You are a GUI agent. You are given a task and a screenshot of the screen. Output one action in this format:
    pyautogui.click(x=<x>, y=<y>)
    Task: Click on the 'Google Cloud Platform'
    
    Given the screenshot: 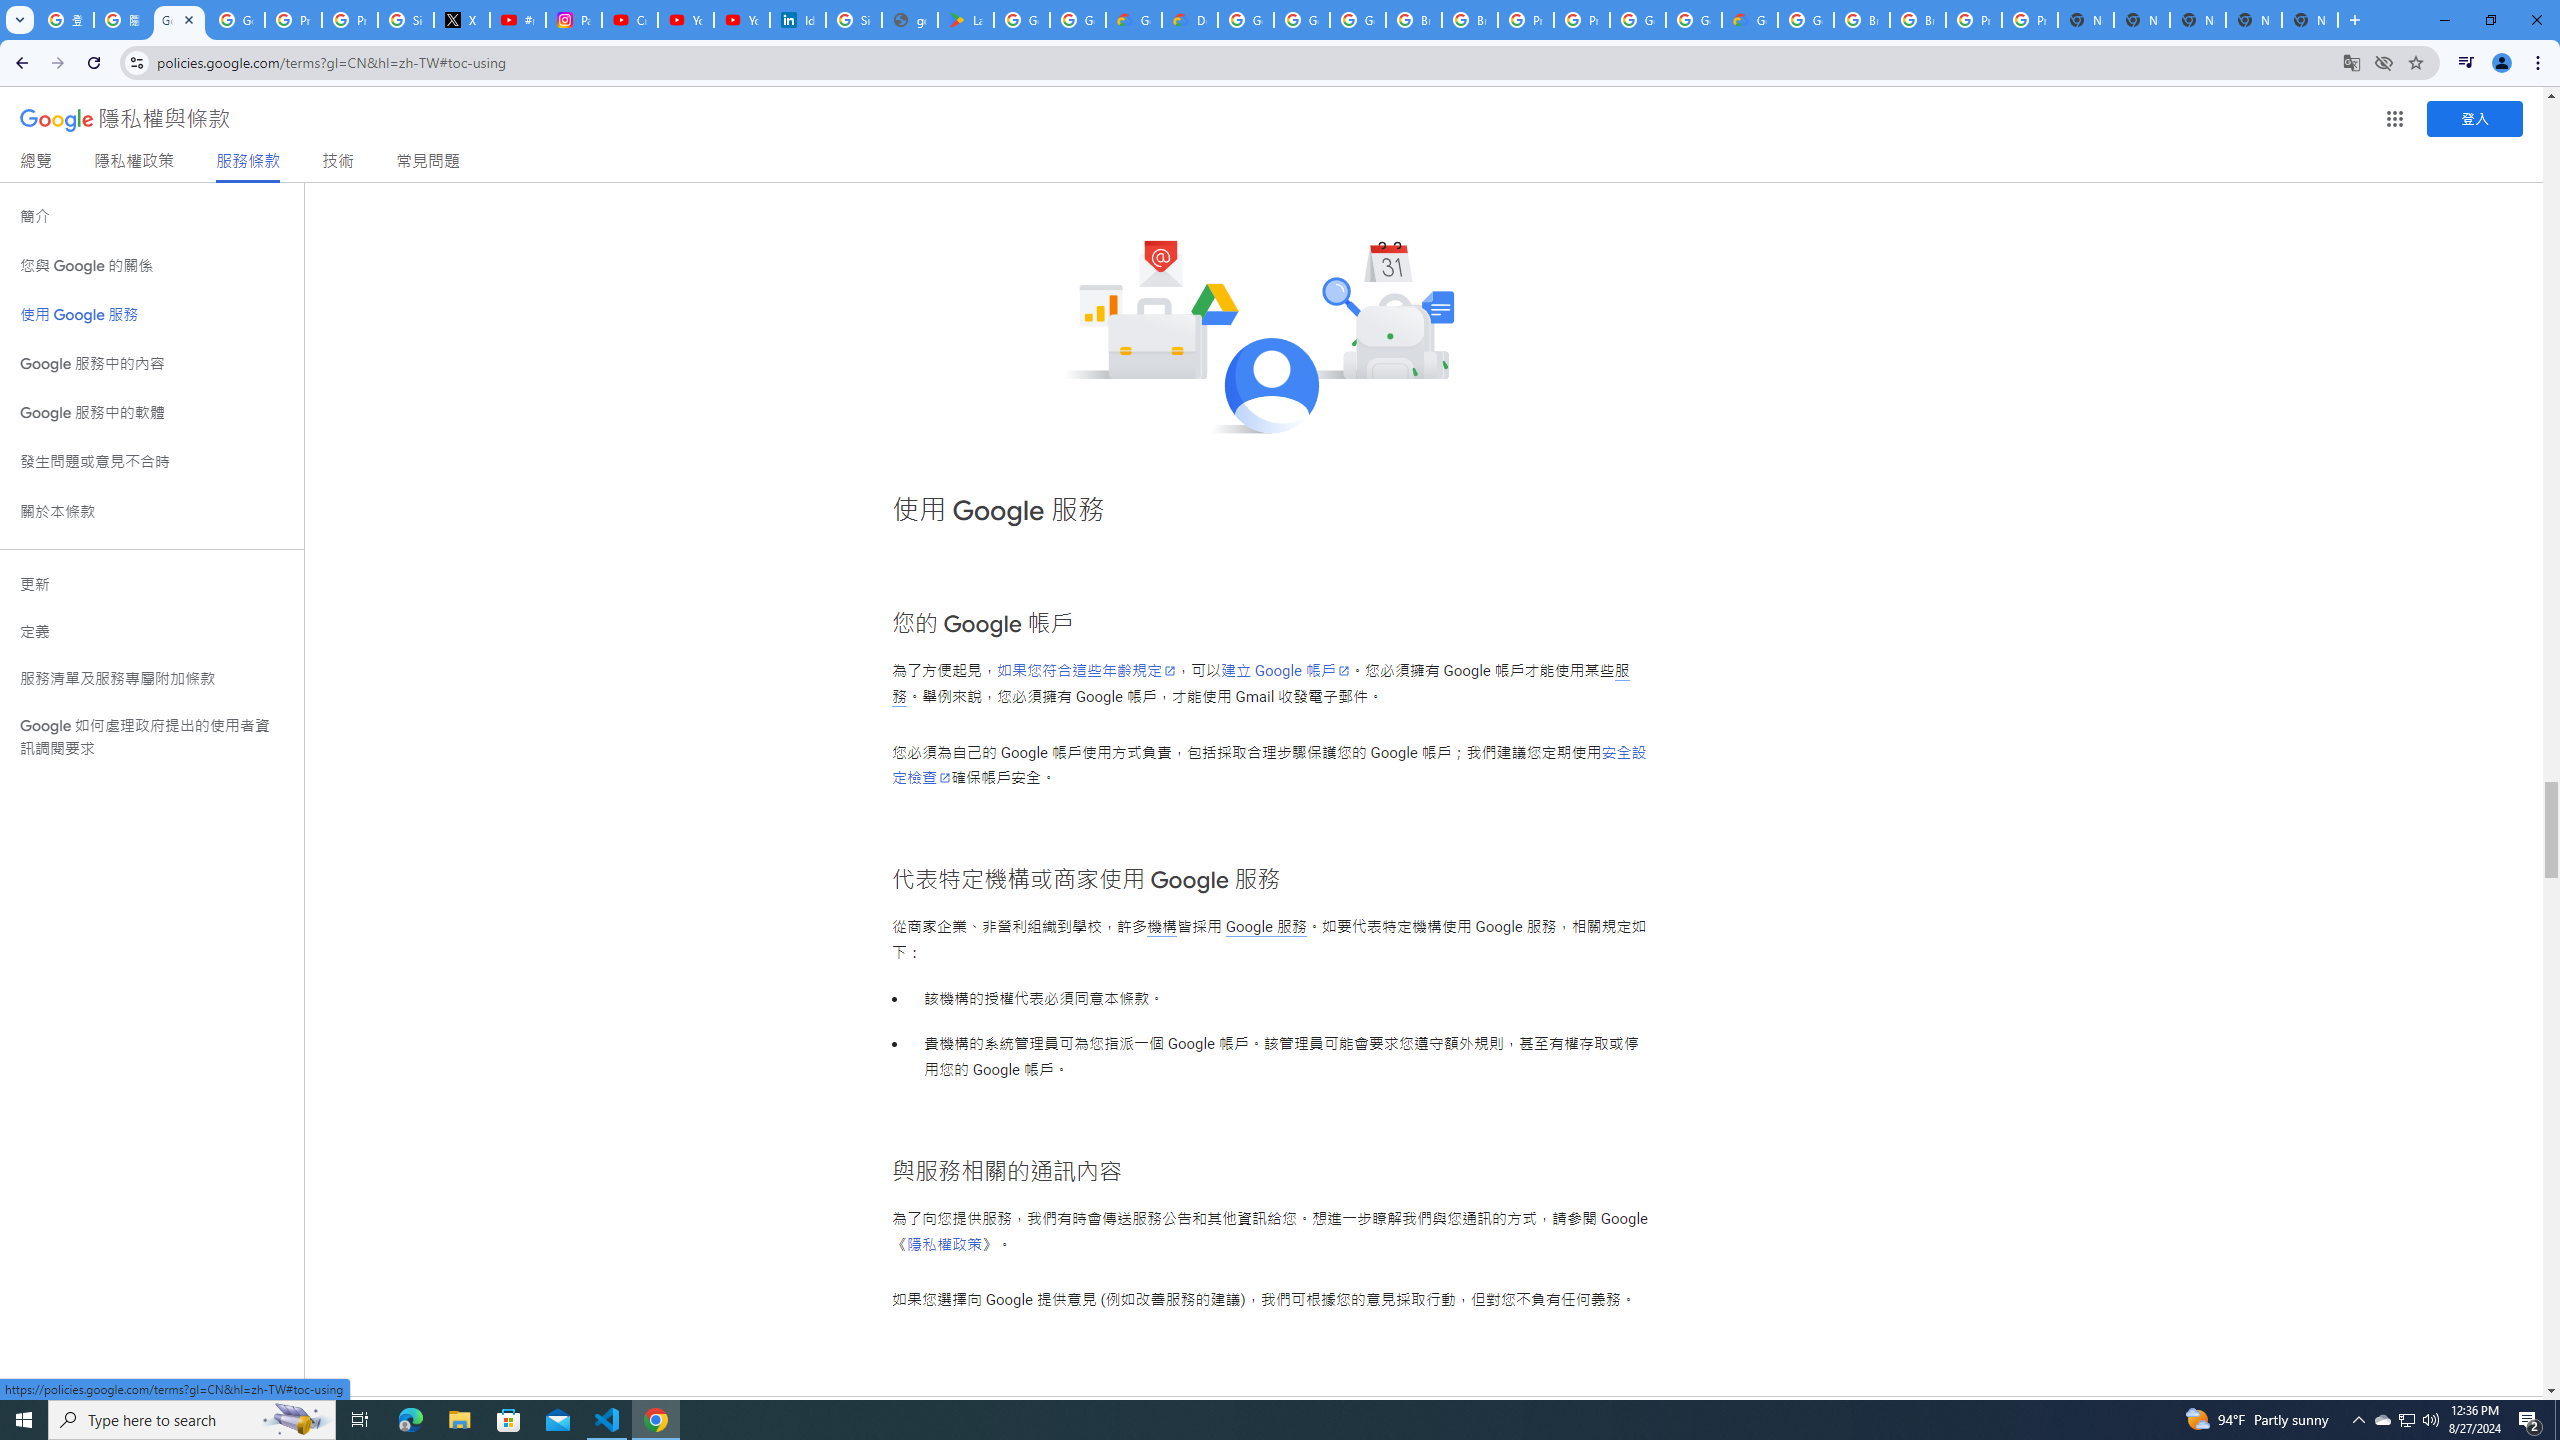 What is the action you would take?
    pyautogui.click(x=1692, y=19)
    